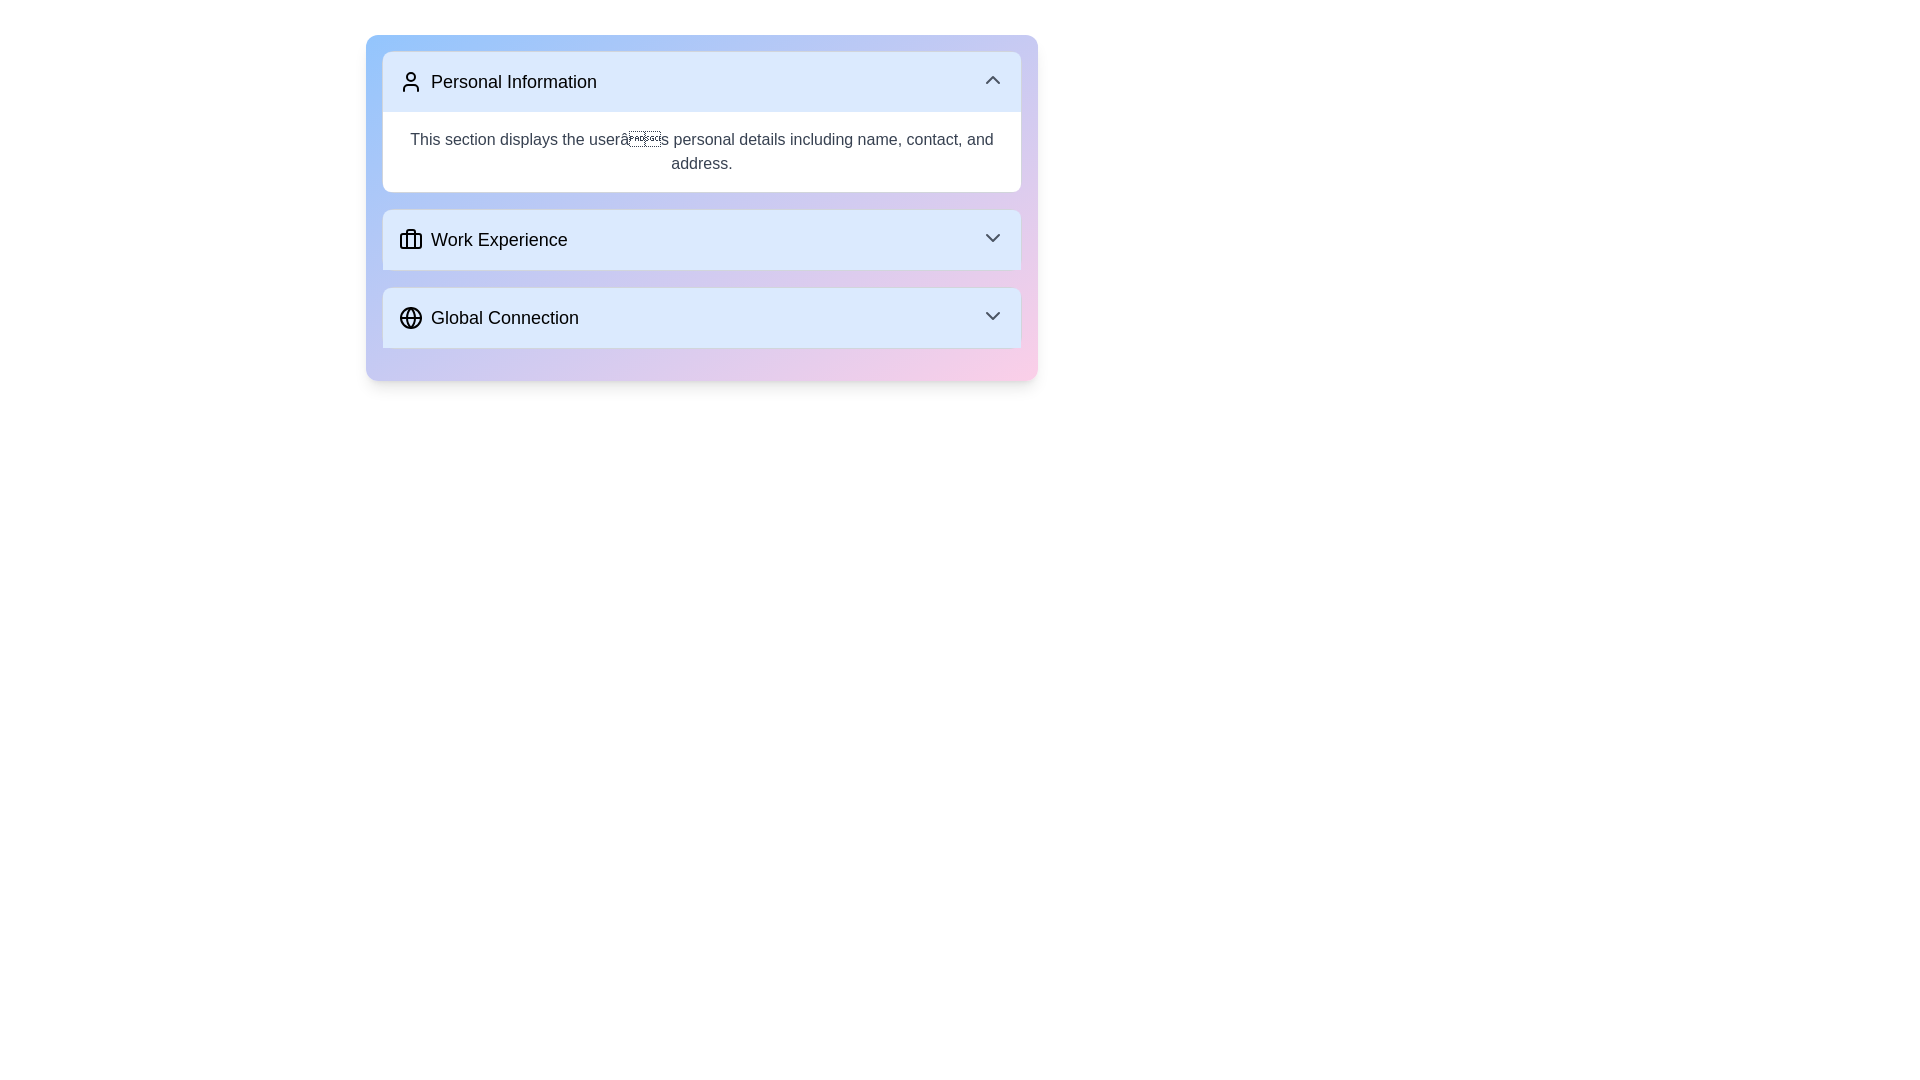 This screenshot has height=1080, width=1920. Describe the element at coordinates (504, 316) in the screenshot. I see `the text label 'Global Connection' which is styled in bold and positioned next to a globe icon at the bottom section of the interface` at that location.